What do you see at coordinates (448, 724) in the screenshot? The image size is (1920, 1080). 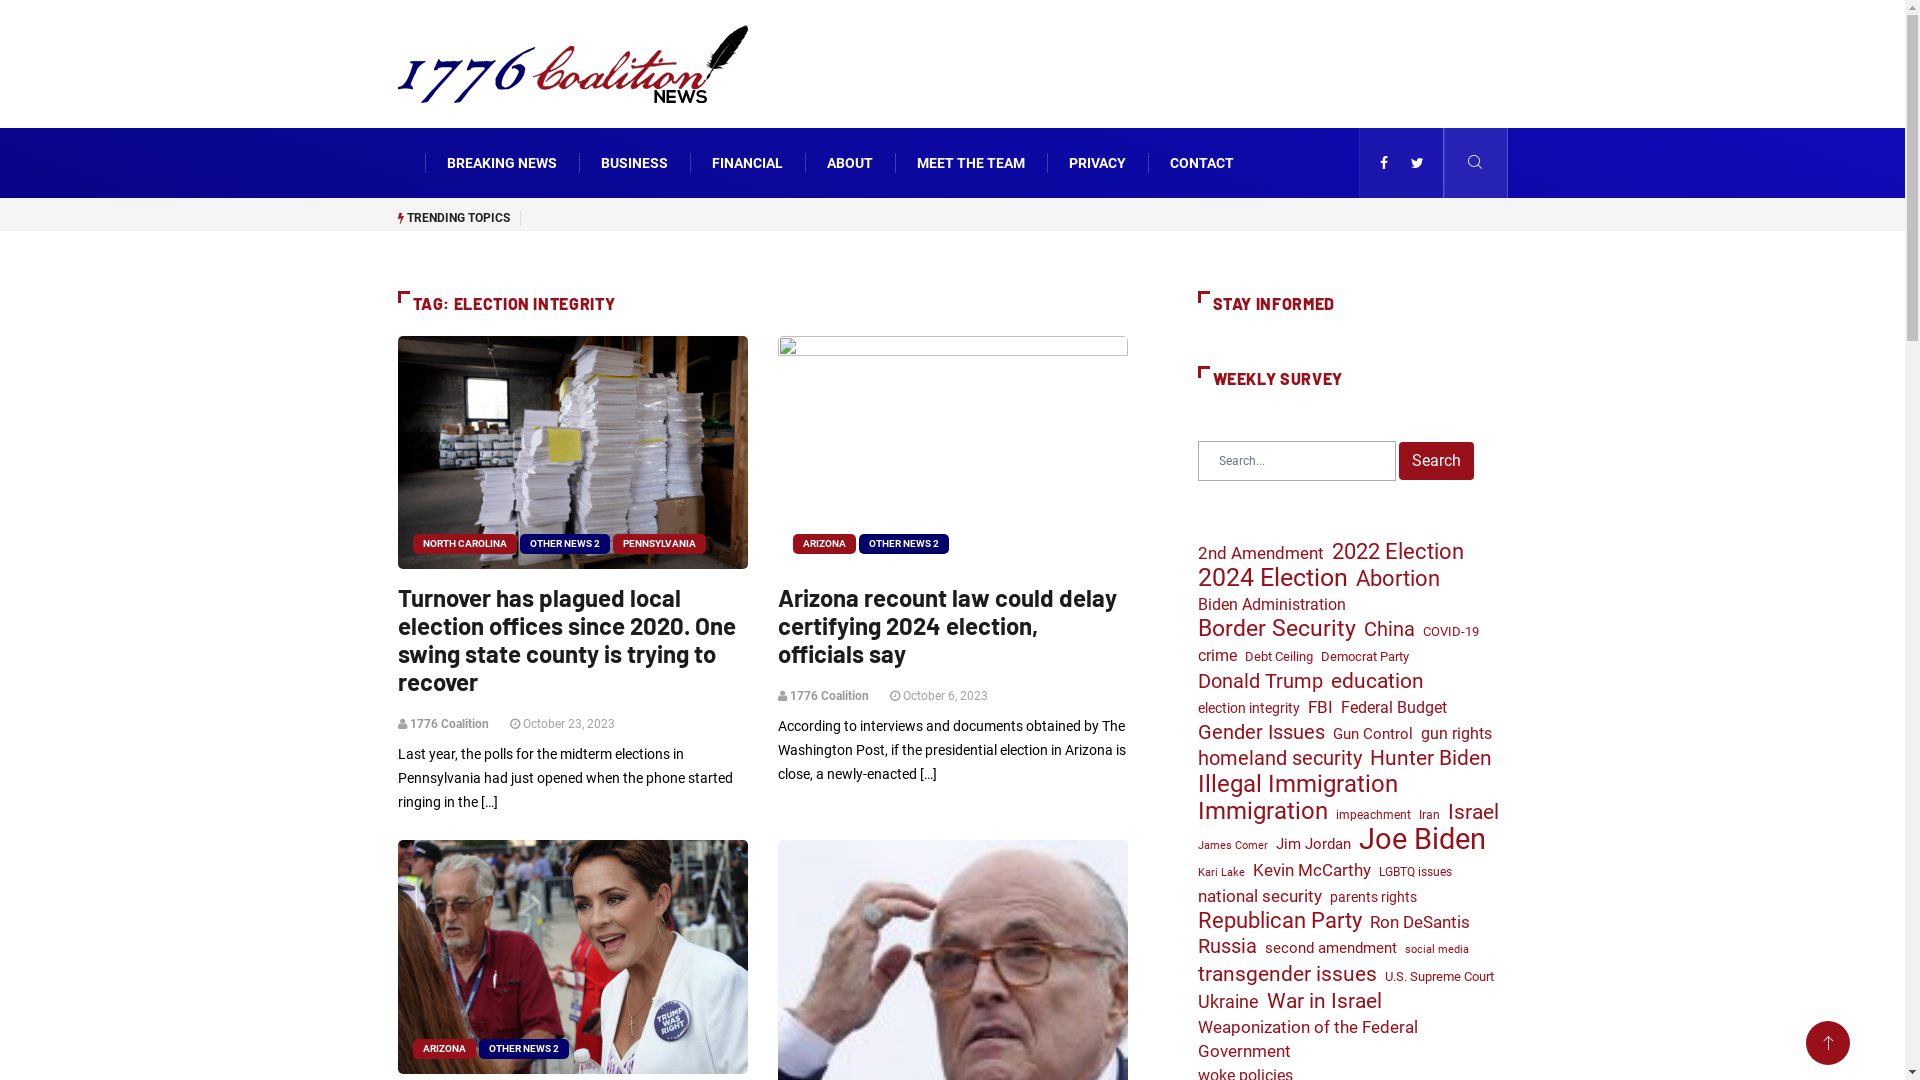 I see `'1776 Coalition'` at bounding box center [448, 724].